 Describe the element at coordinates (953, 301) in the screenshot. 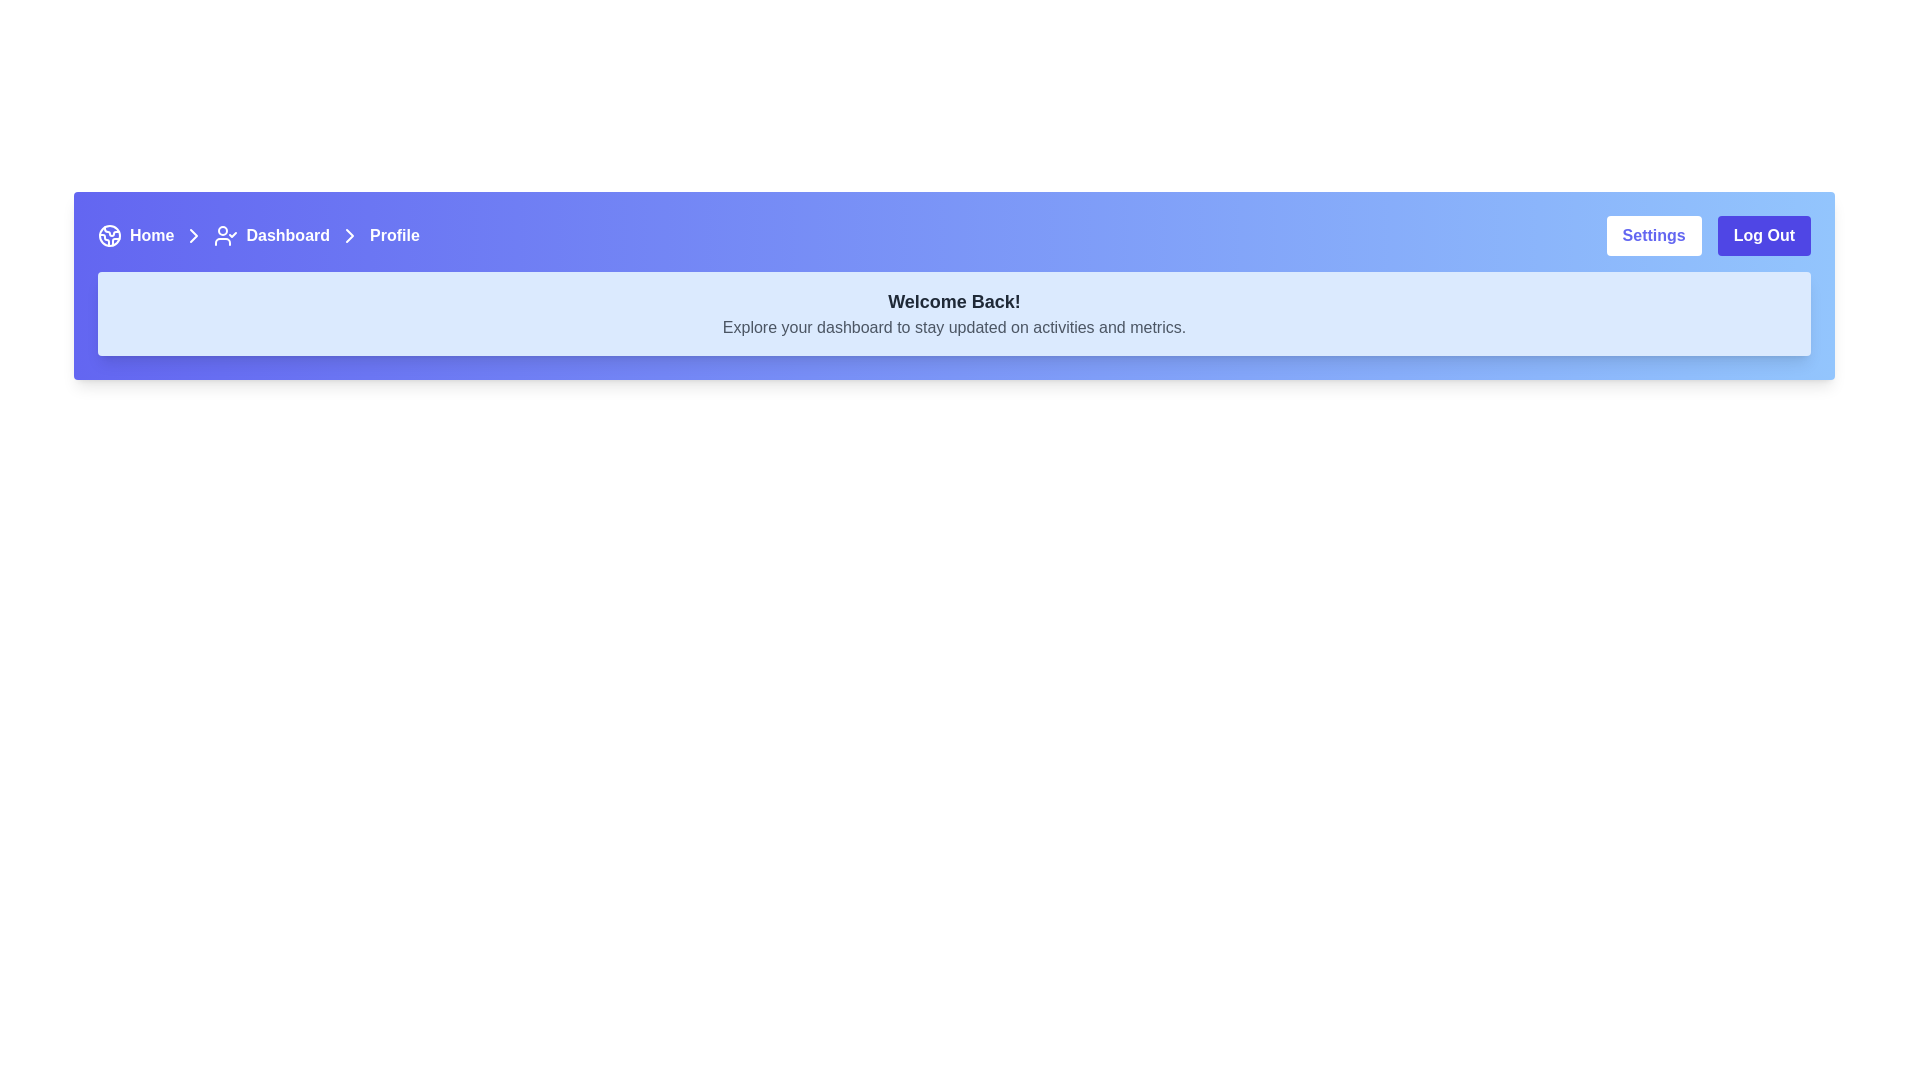

I see `the welcoming message text label that greets the user upon their return to the dashboard area, positioned above the sibling text element` at that location.